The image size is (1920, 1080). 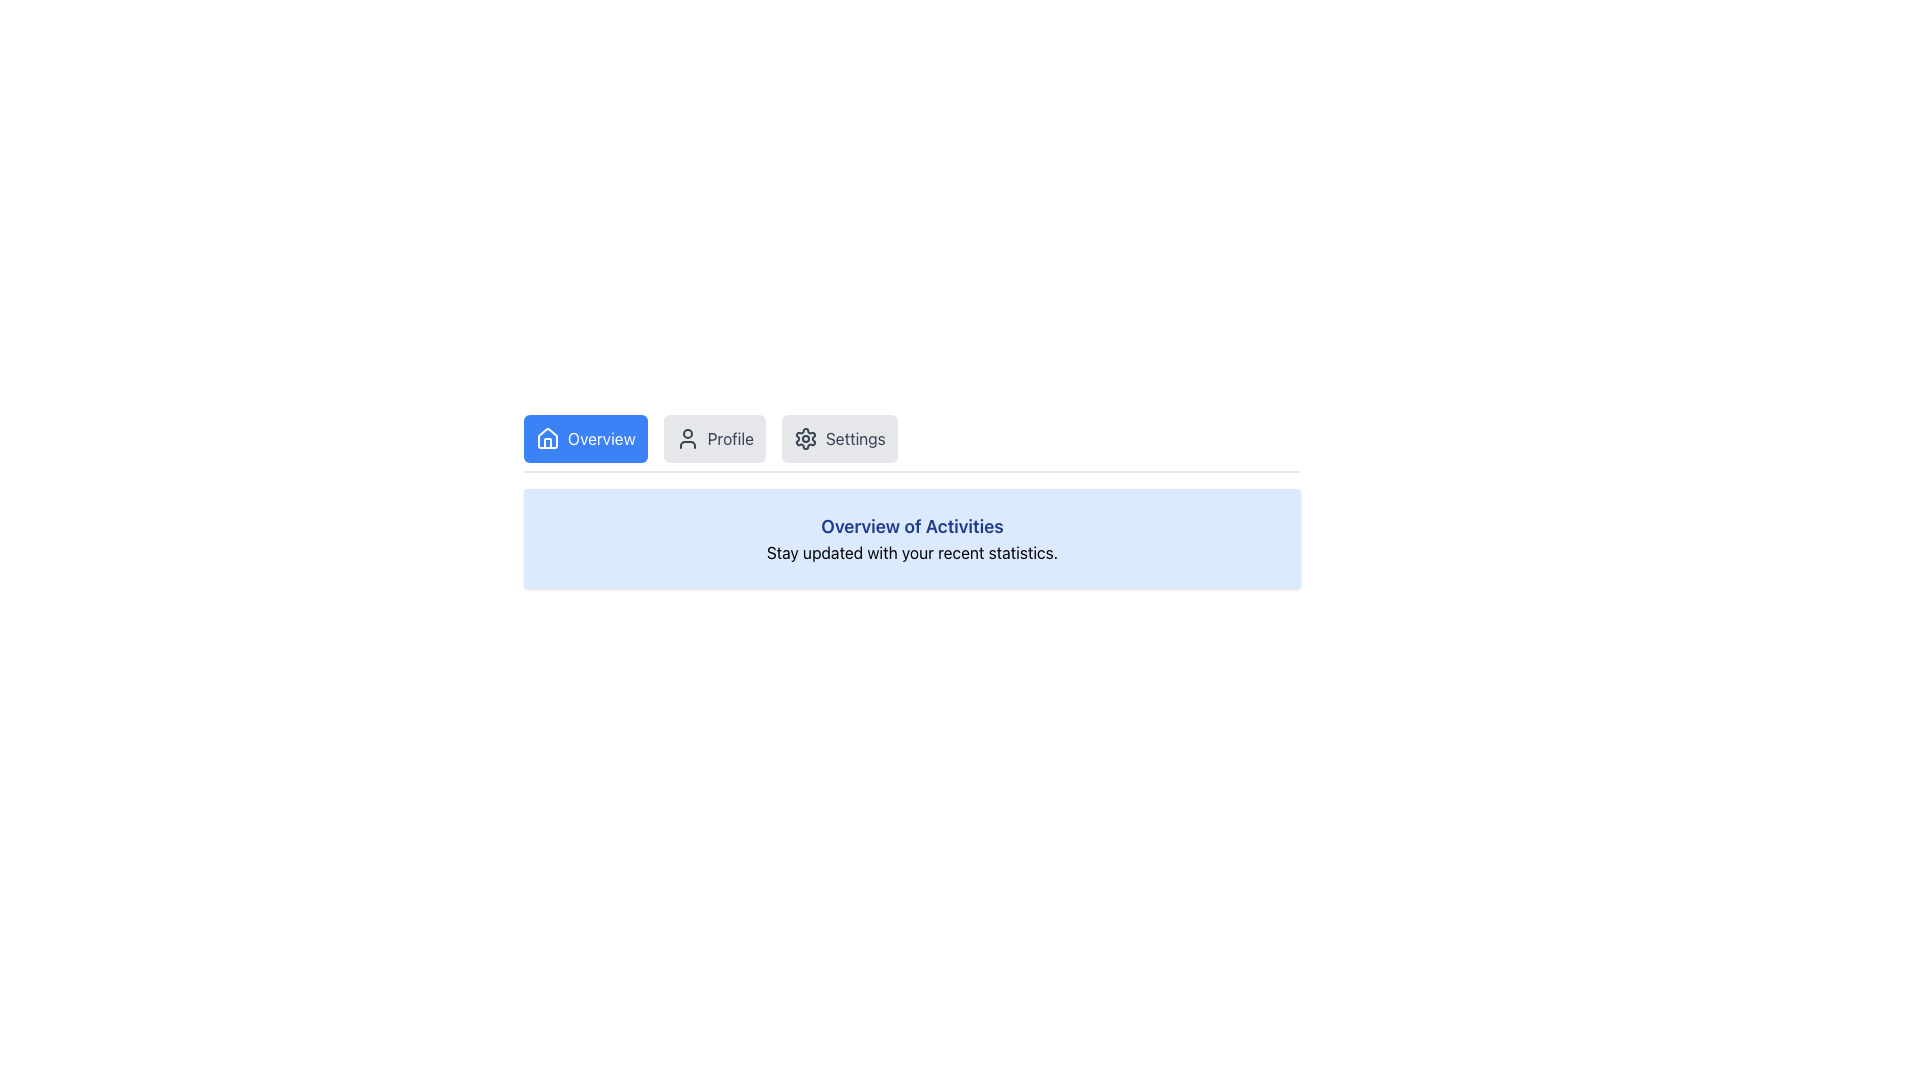 What do you see at coordinates (911, 526) in the screenshot?
I see `the text label that reads 'Overview of Activities', which is styled in bold, larger font, dark blue color, and located above the text 'Stay updated with your recent statistics'` at bounding box center [911, 526].